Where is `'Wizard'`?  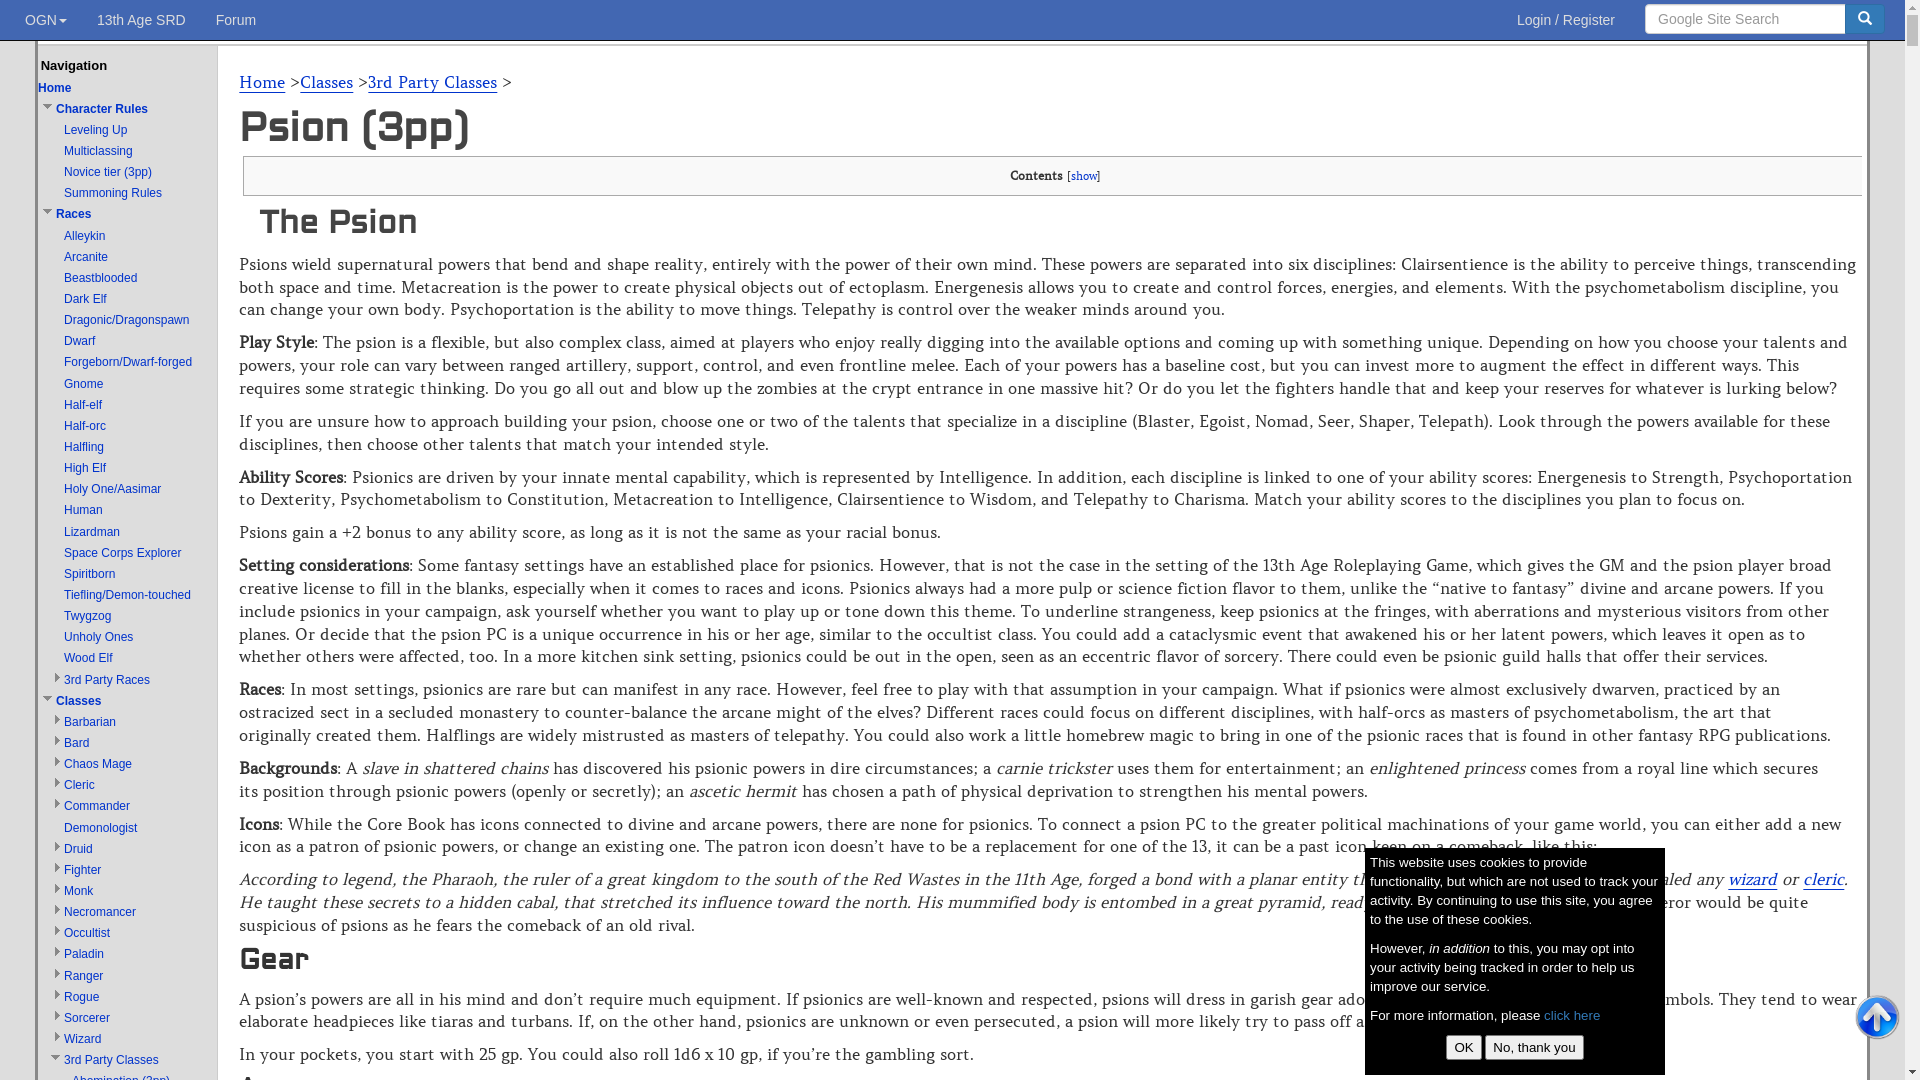 'Wizard' is located at coordinates (81, 1037).